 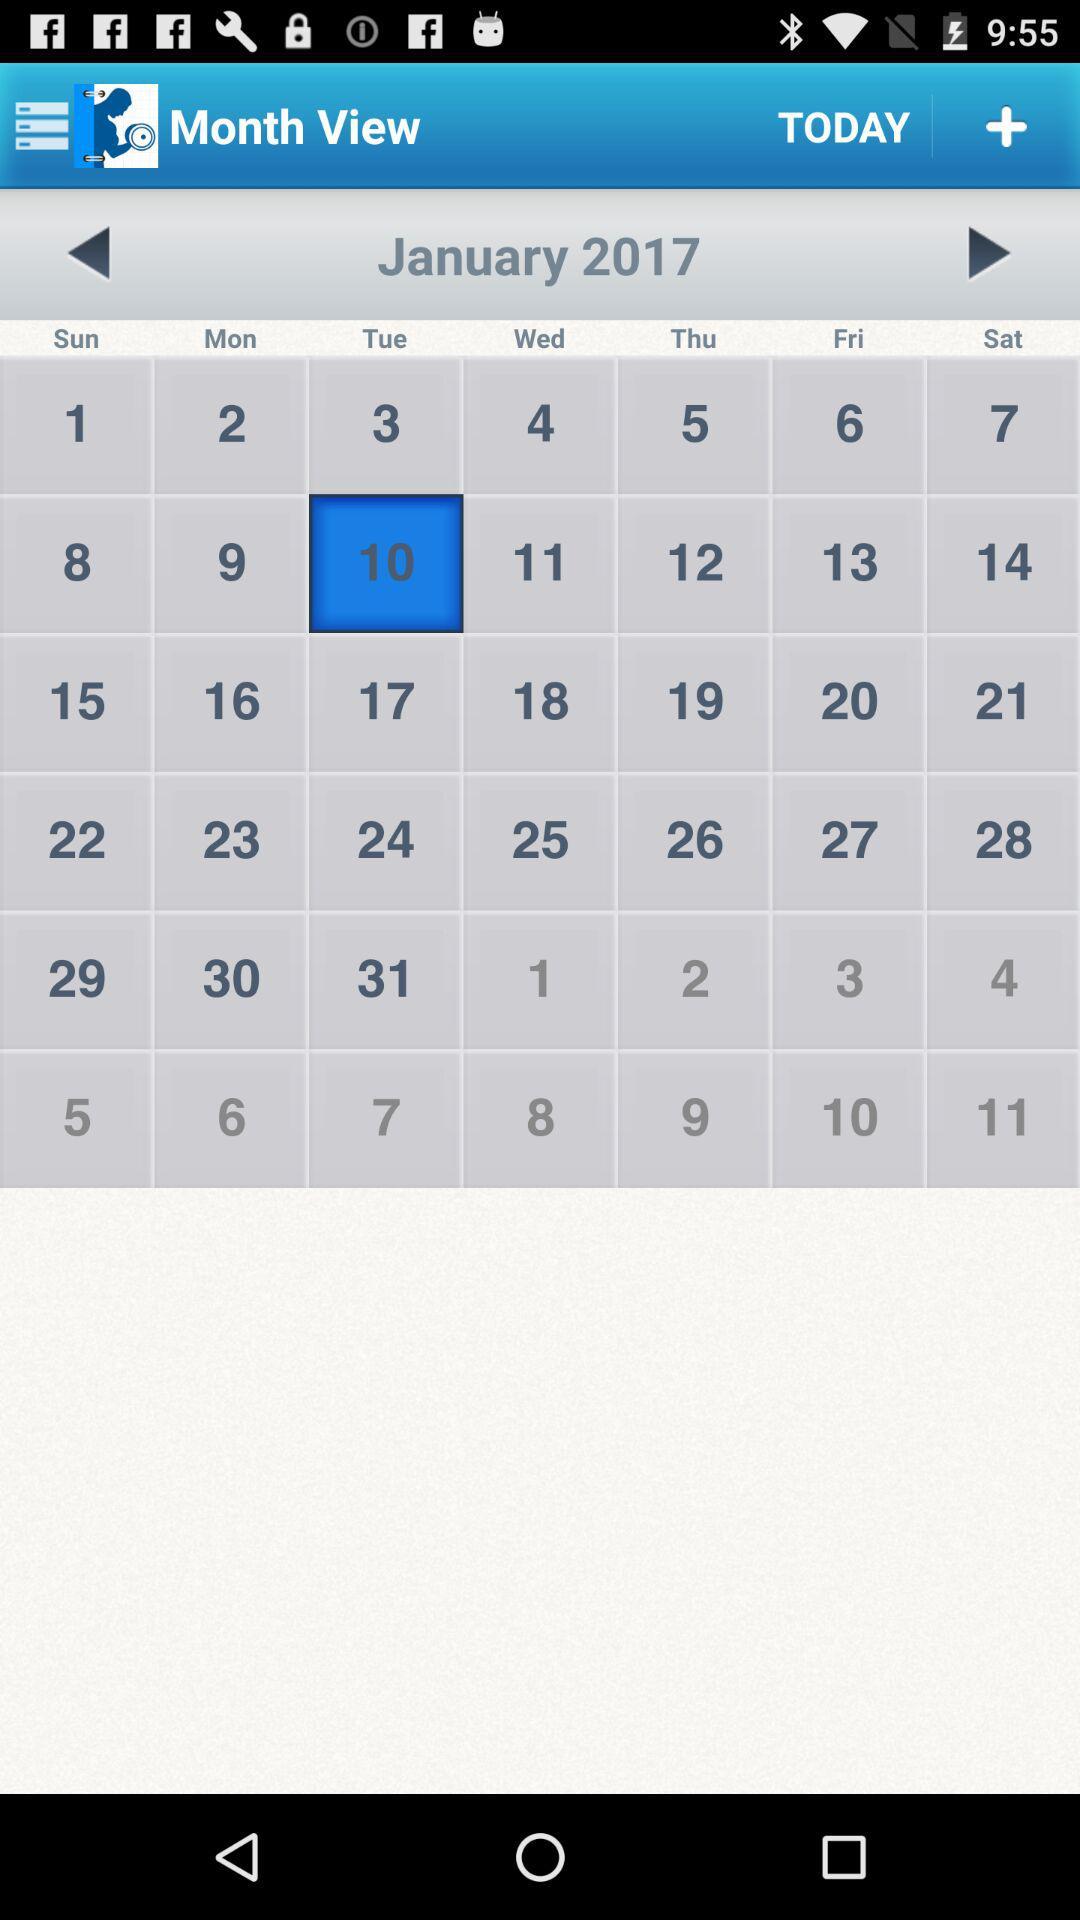 I want to click on the icon at the bottom, so click(x=540, y=1491).